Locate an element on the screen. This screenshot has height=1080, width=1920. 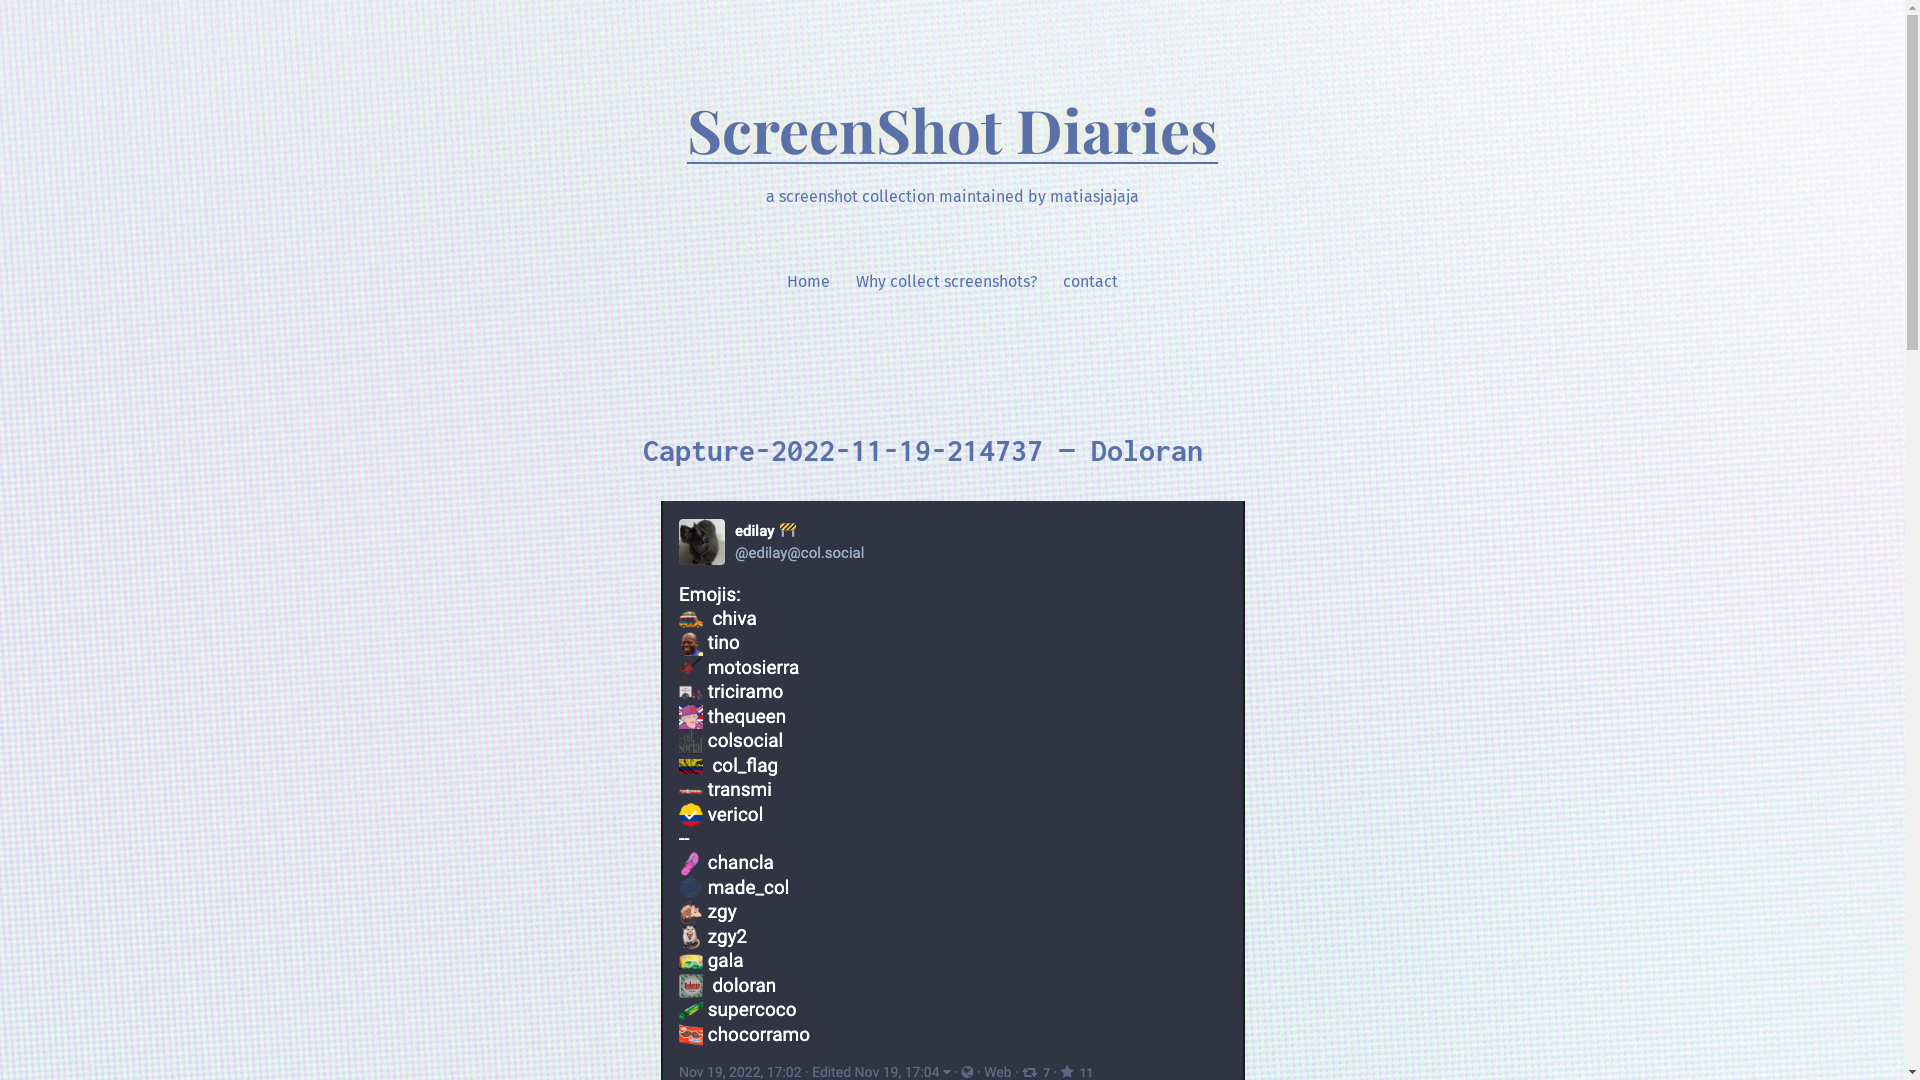
'Why collect screenshots?' is located at coordinates (945, 281).